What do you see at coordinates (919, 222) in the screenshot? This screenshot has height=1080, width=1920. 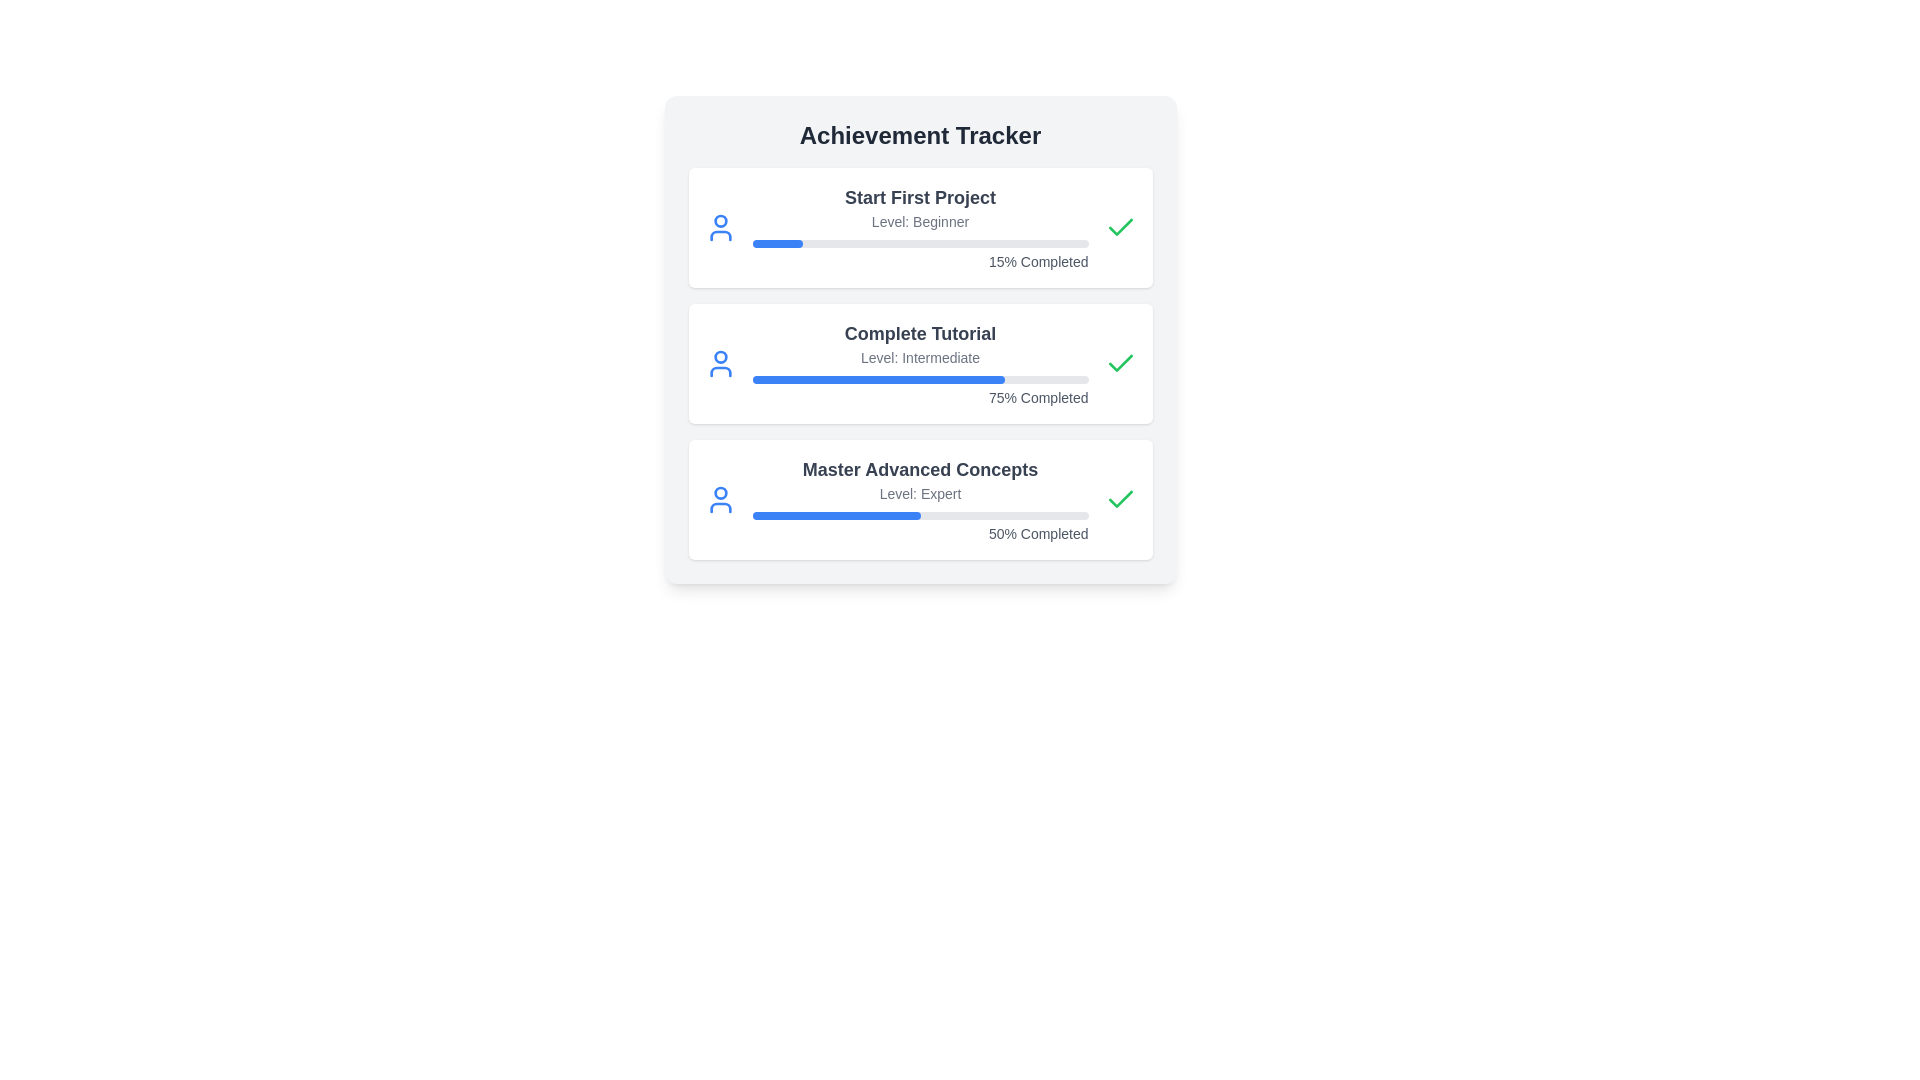 I see `the text label indicating the difficulty level for 'Start First Project', positioned beneath the title and above the progress bar` at bounding box center [919, 222].